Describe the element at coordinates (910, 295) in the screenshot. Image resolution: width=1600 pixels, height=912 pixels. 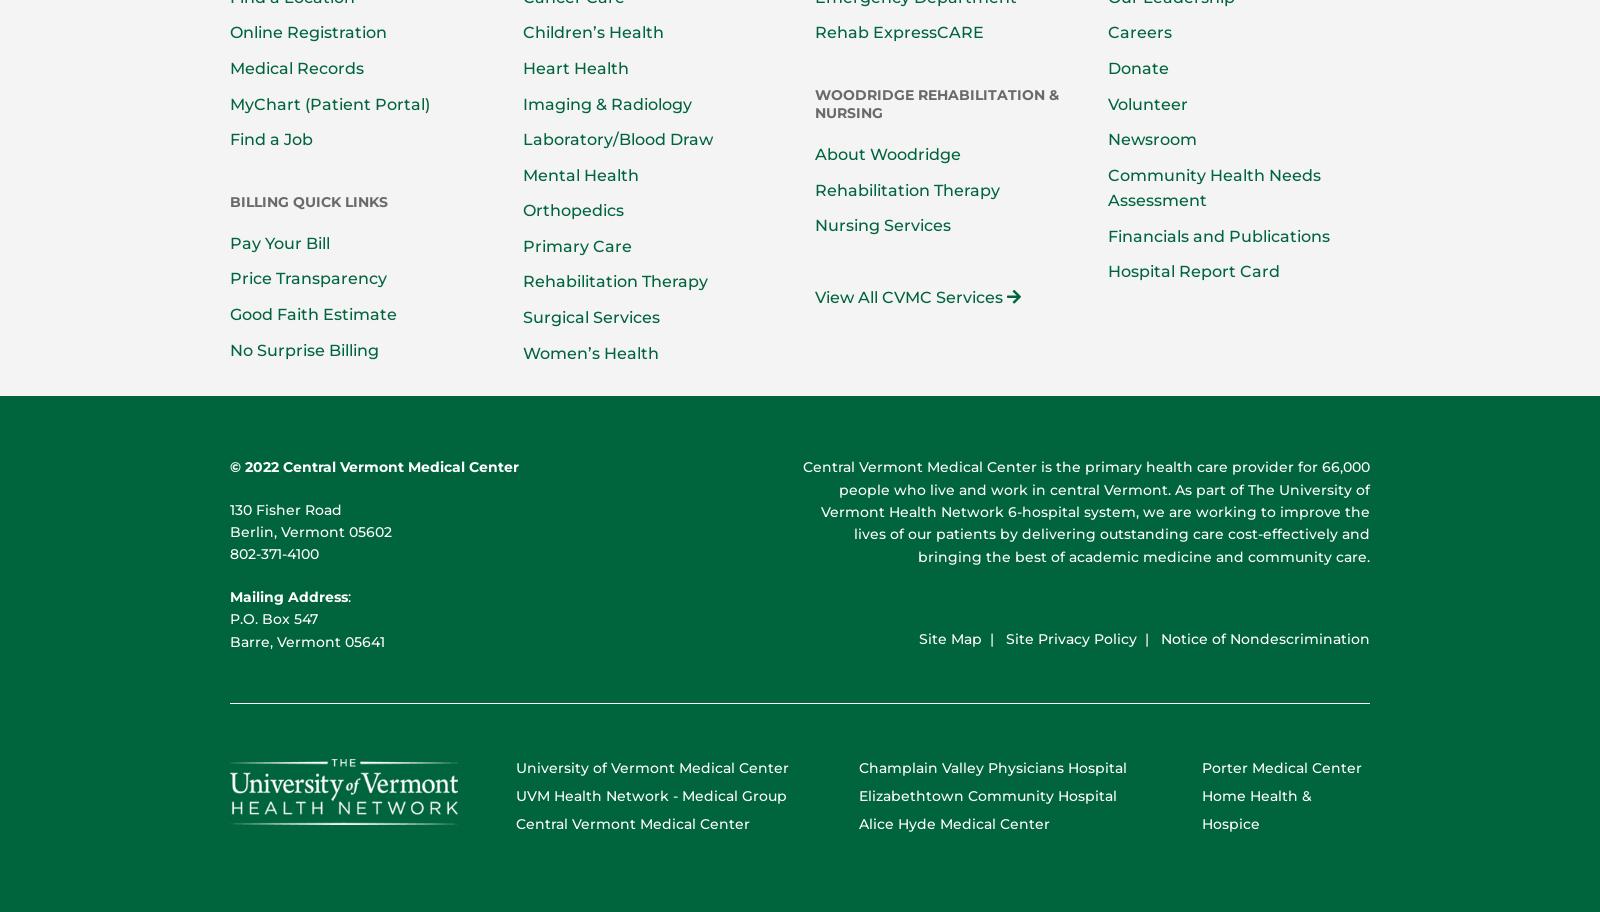
I see `'View All CVMC Services'` at that location.